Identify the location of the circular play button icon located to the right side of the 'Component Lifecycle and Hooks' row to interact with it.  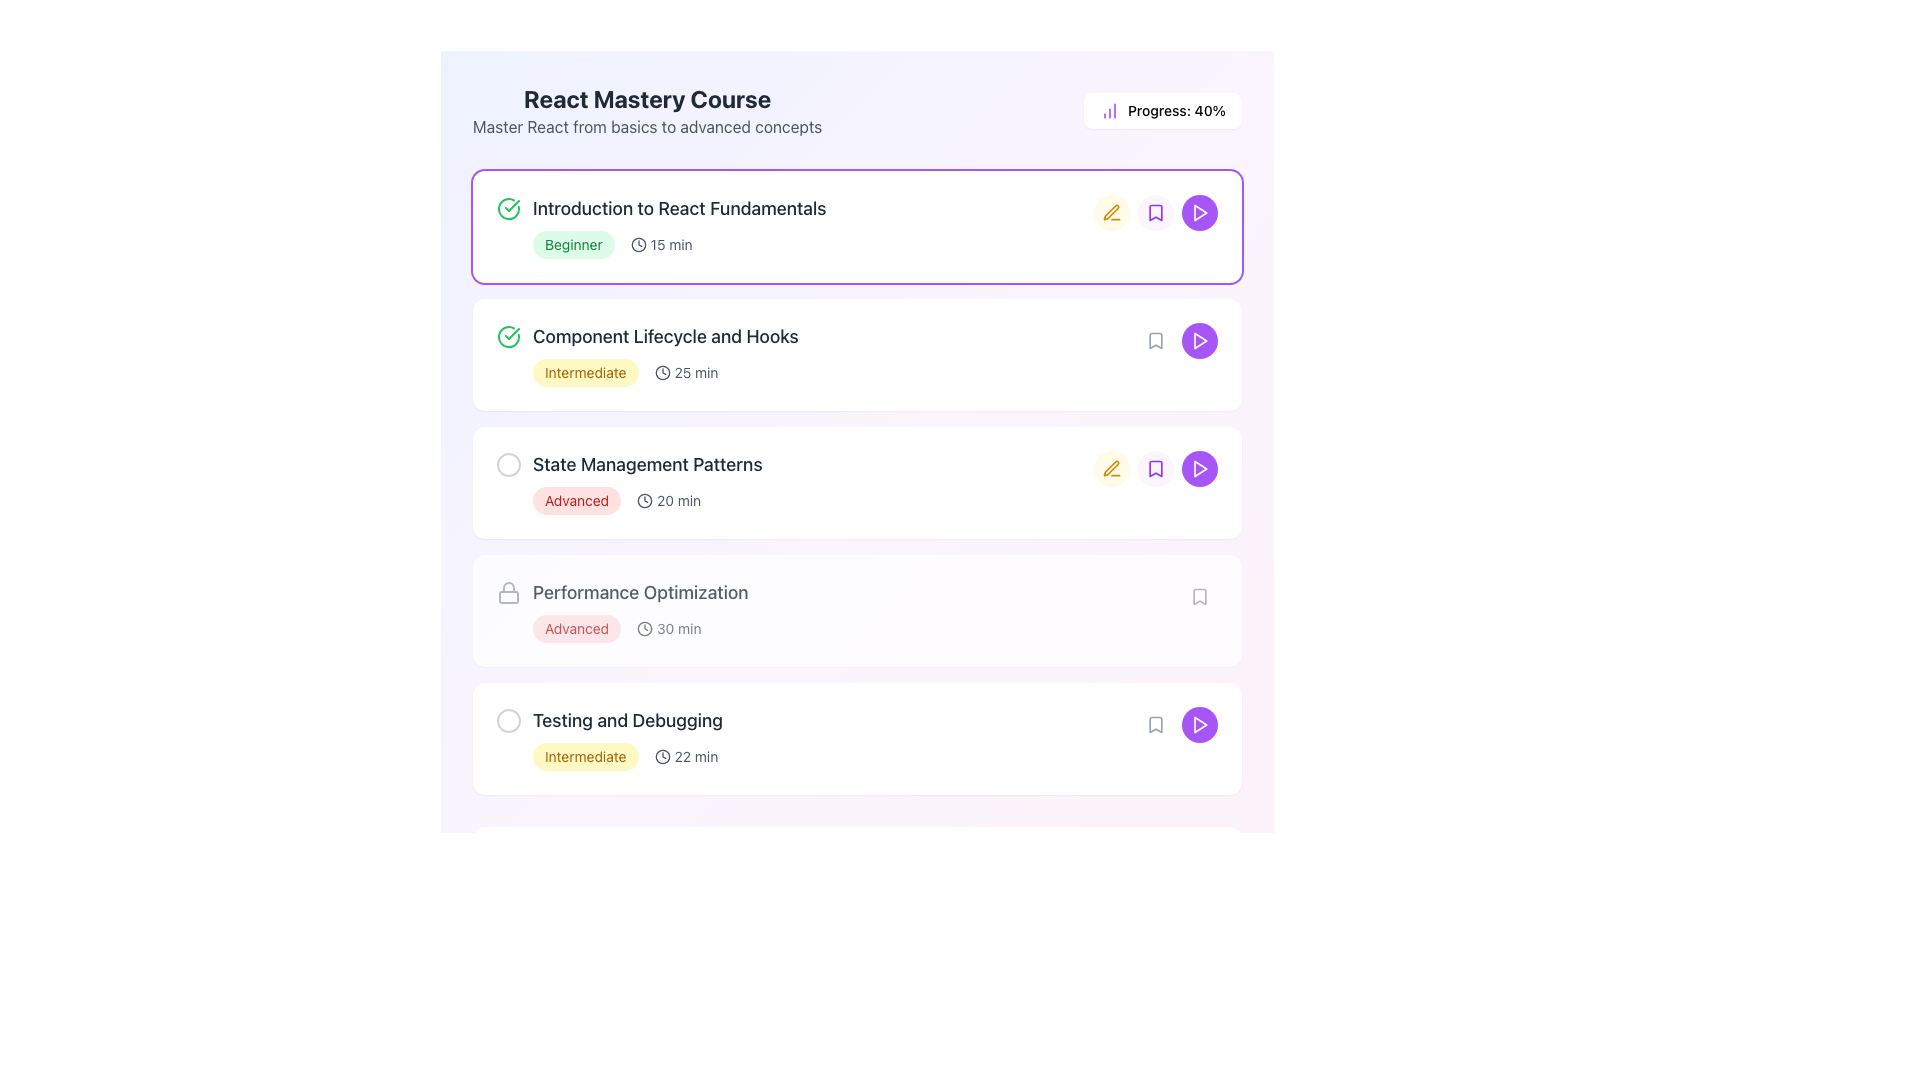
(1200, 339).